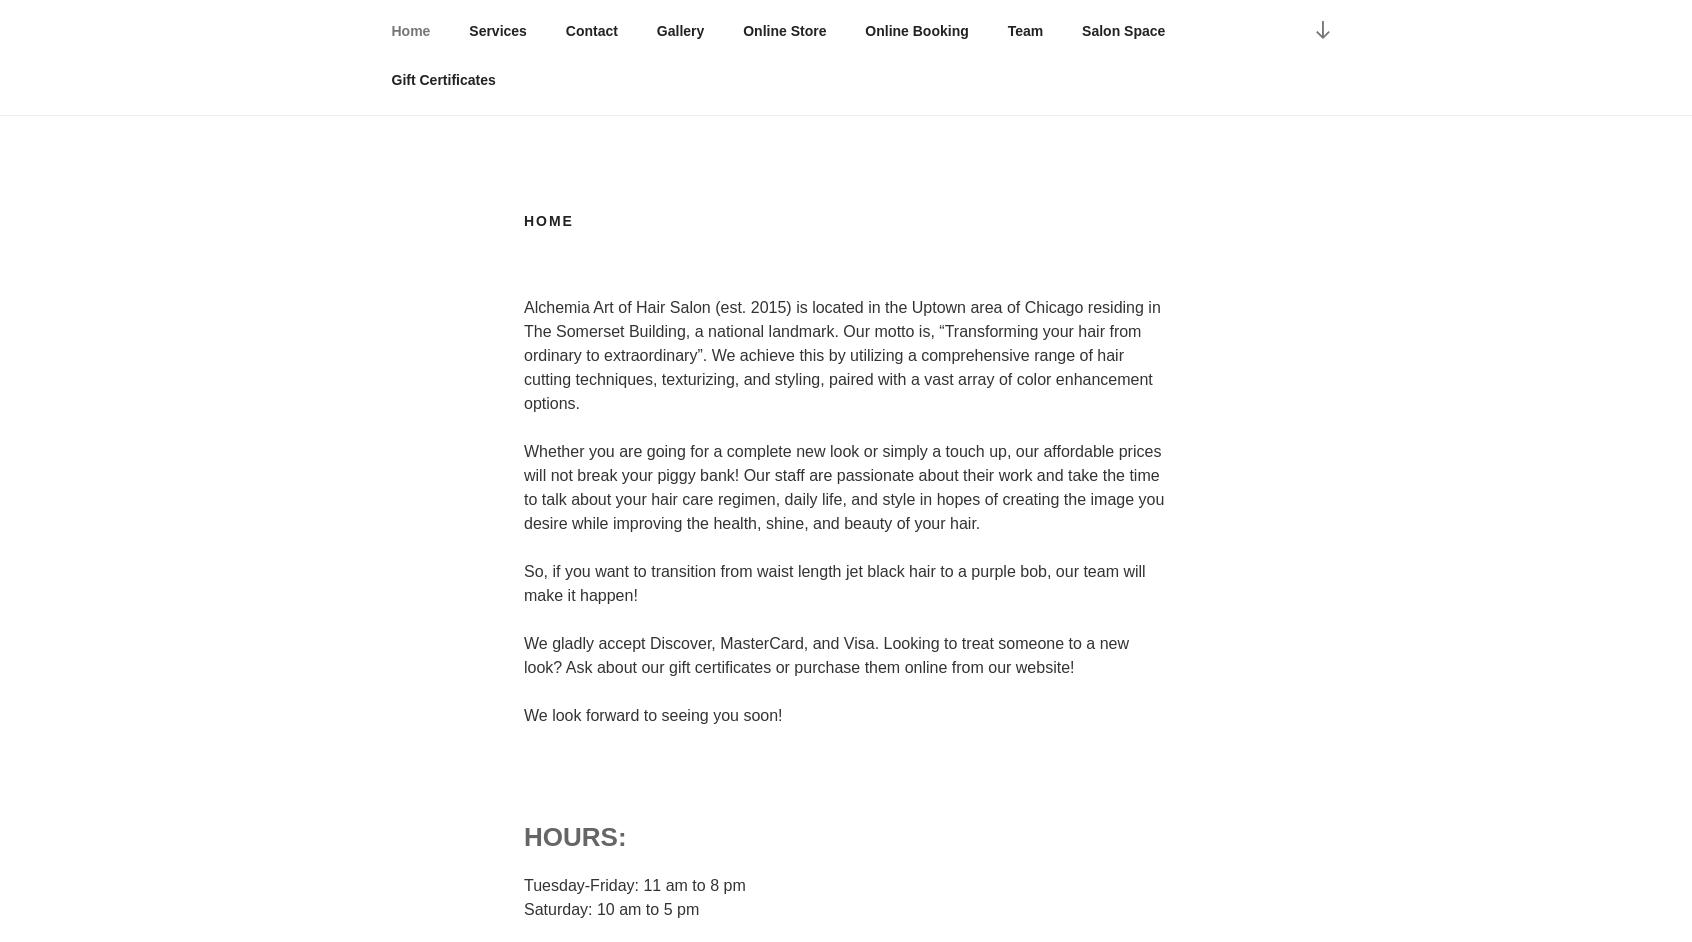  What do you see at coordinates (524, 653) in the screenshot?
I see `'We gladly accept Discover, MasterCard, and Visa. Looking to treat someone to a new look? Ask about our gift certificates or purchase them online from our website!'` at bounding box center [524, 653].